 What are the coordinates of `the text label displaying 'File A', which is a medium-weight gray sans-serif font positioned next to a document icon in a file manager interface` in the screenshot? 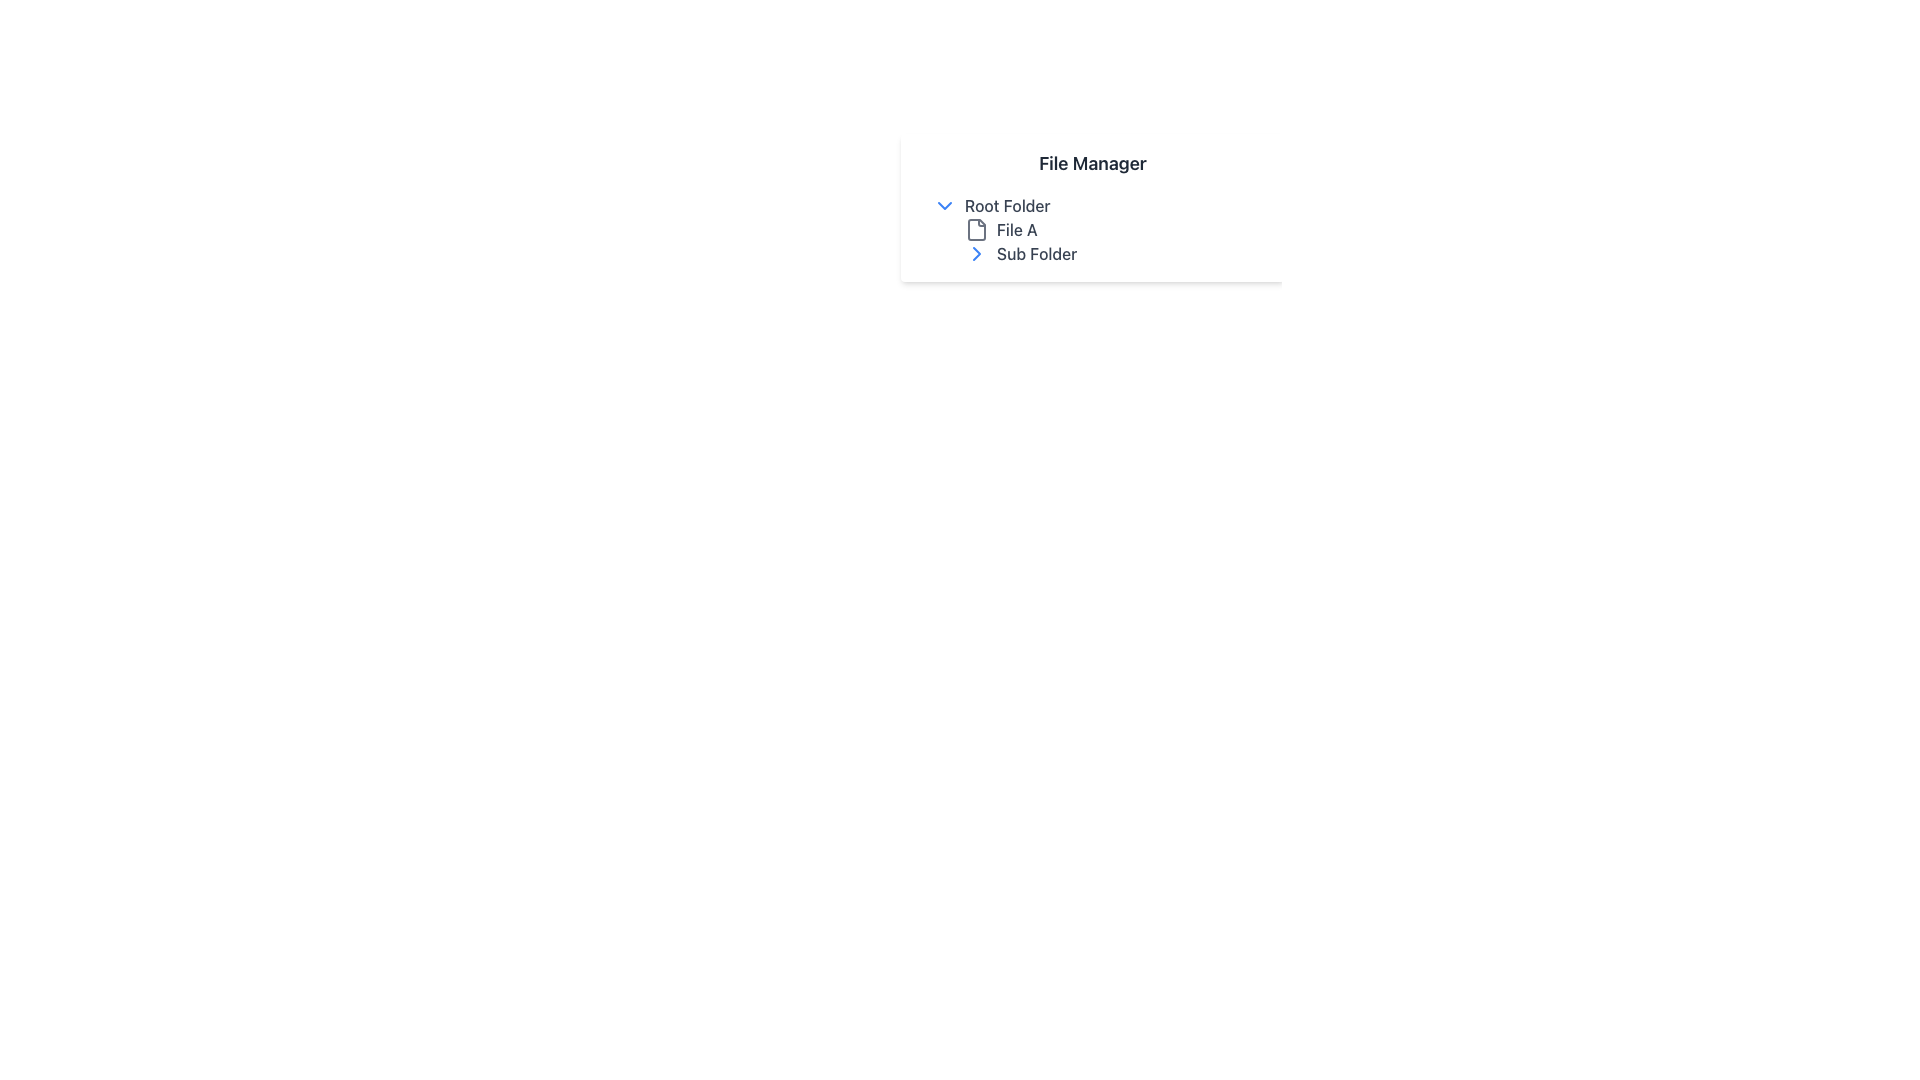 It's located at (1017, 229).